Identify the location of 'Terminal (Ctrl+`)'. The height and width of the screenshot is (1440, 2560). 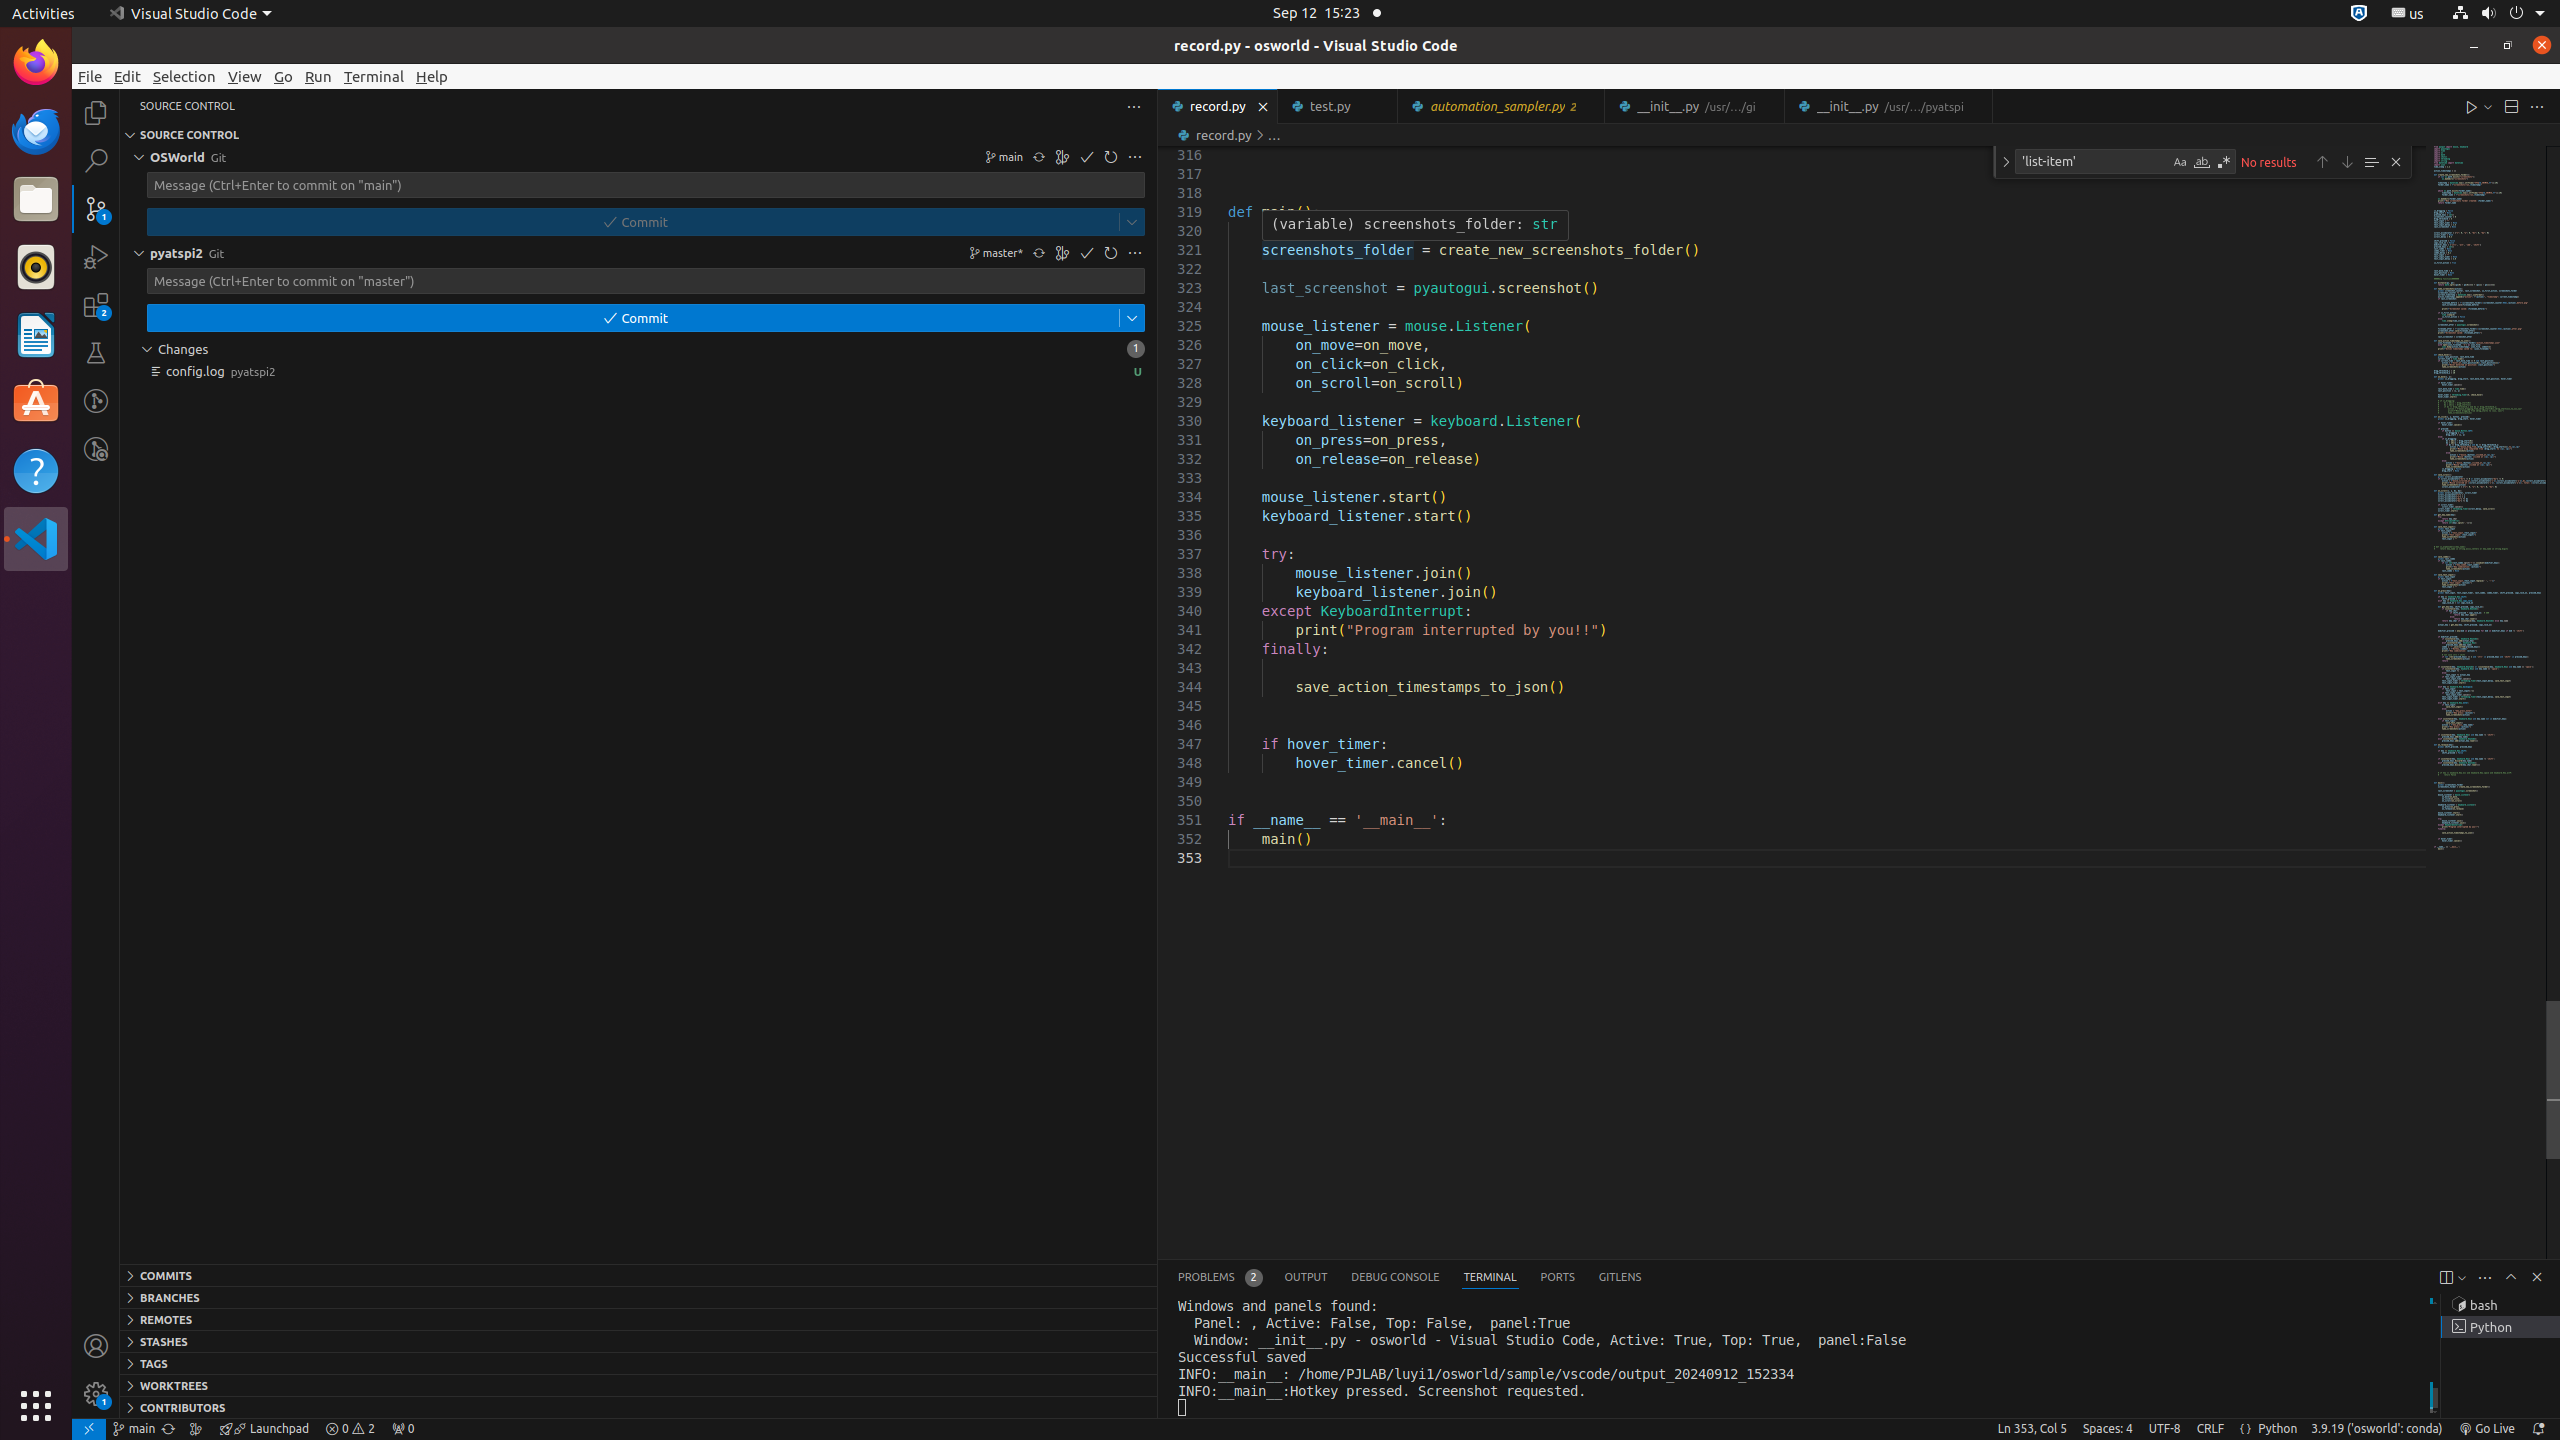
(1488, 1276).